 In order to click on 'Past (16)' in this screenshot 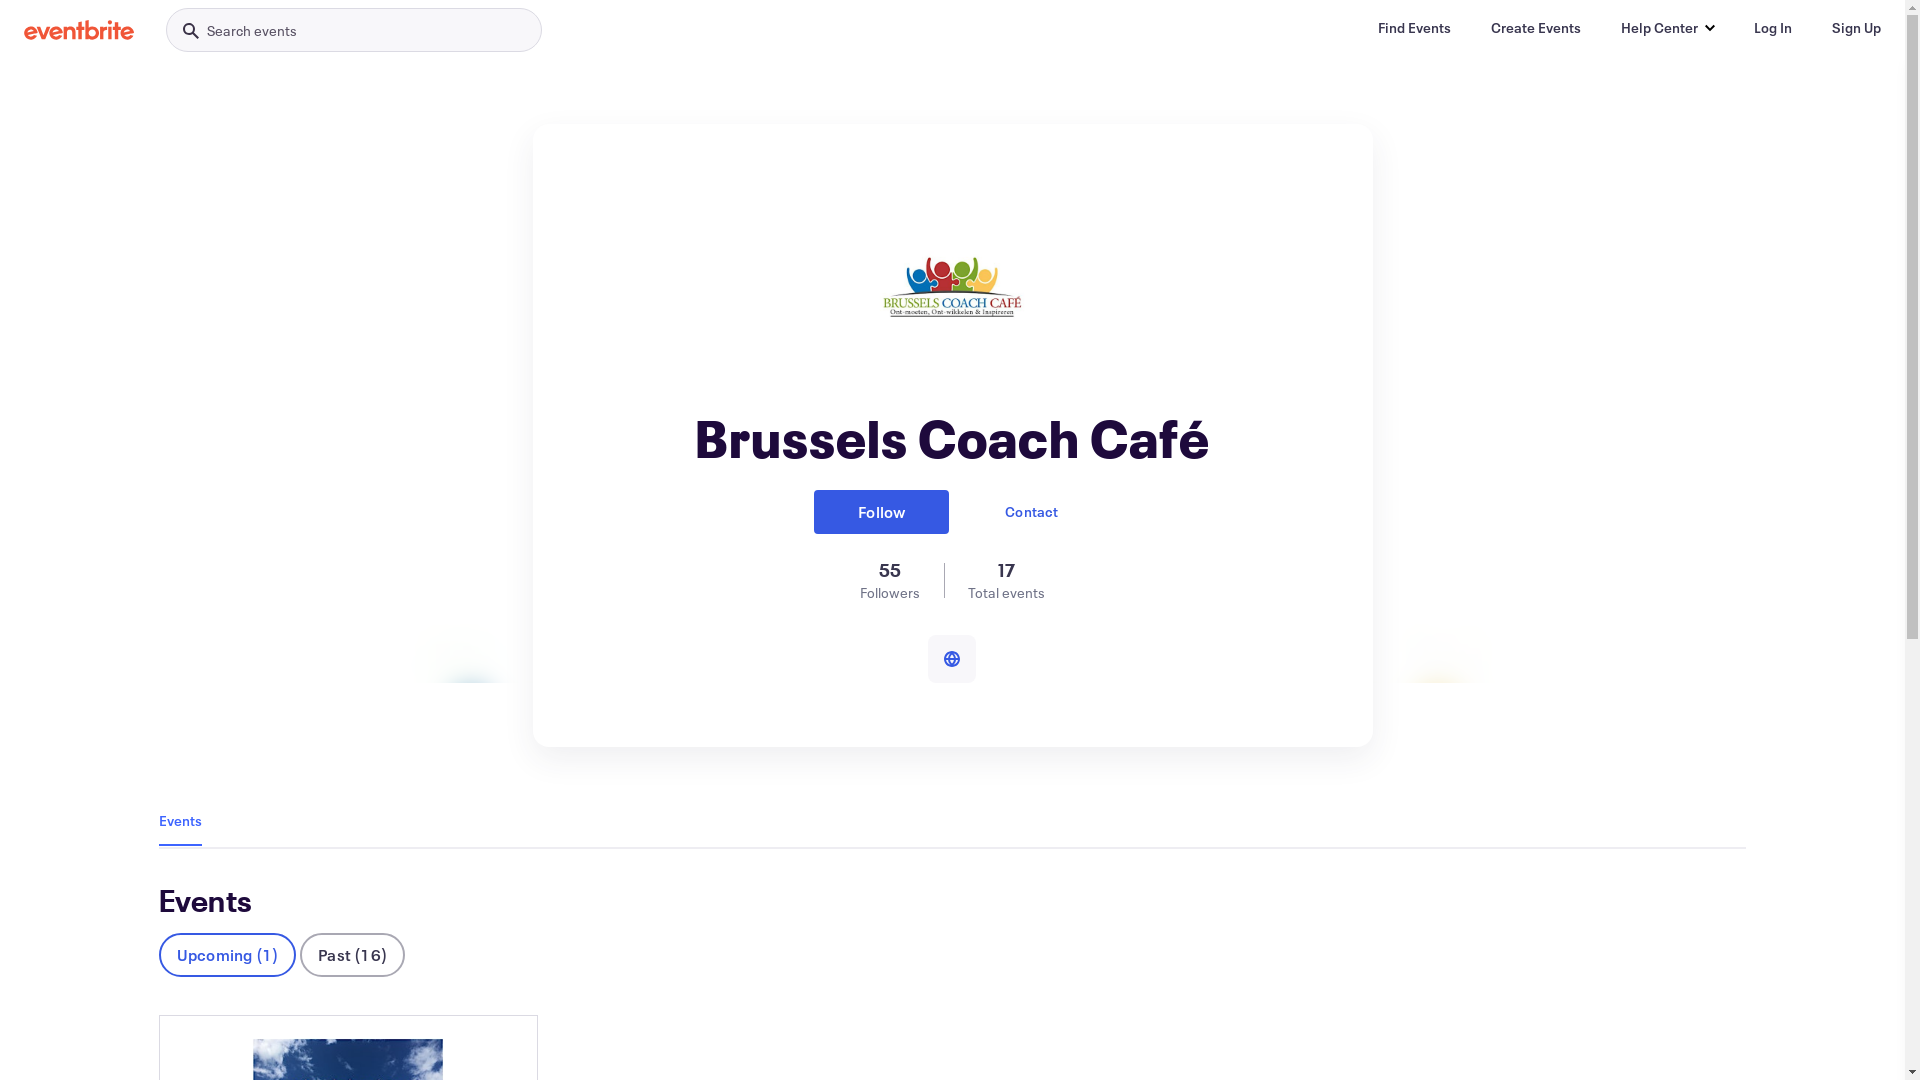, I will do `click(298, 954)`.